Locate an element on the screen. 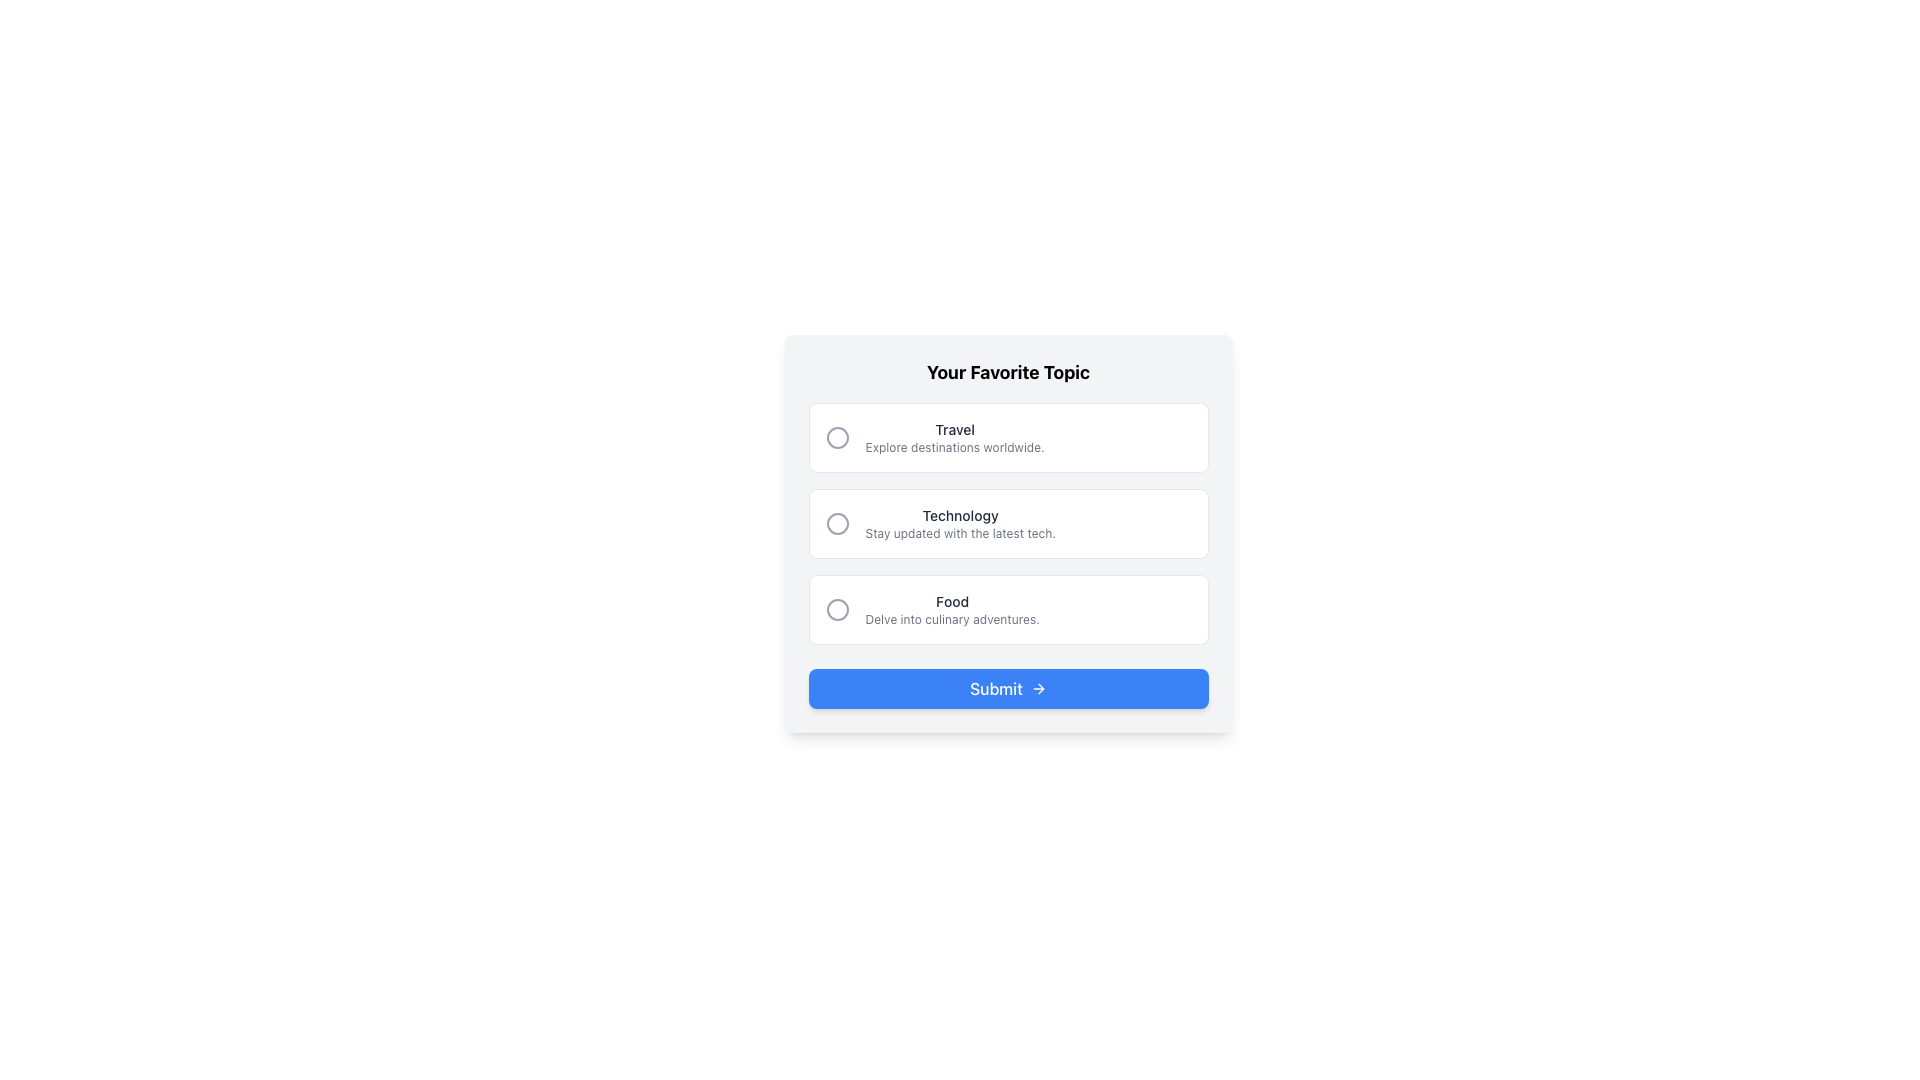  the static text element that reads 'Delve into culinary adventures.', which is styled in light gray and positioned below the 'Food' label is located at coordinates (951, 619).